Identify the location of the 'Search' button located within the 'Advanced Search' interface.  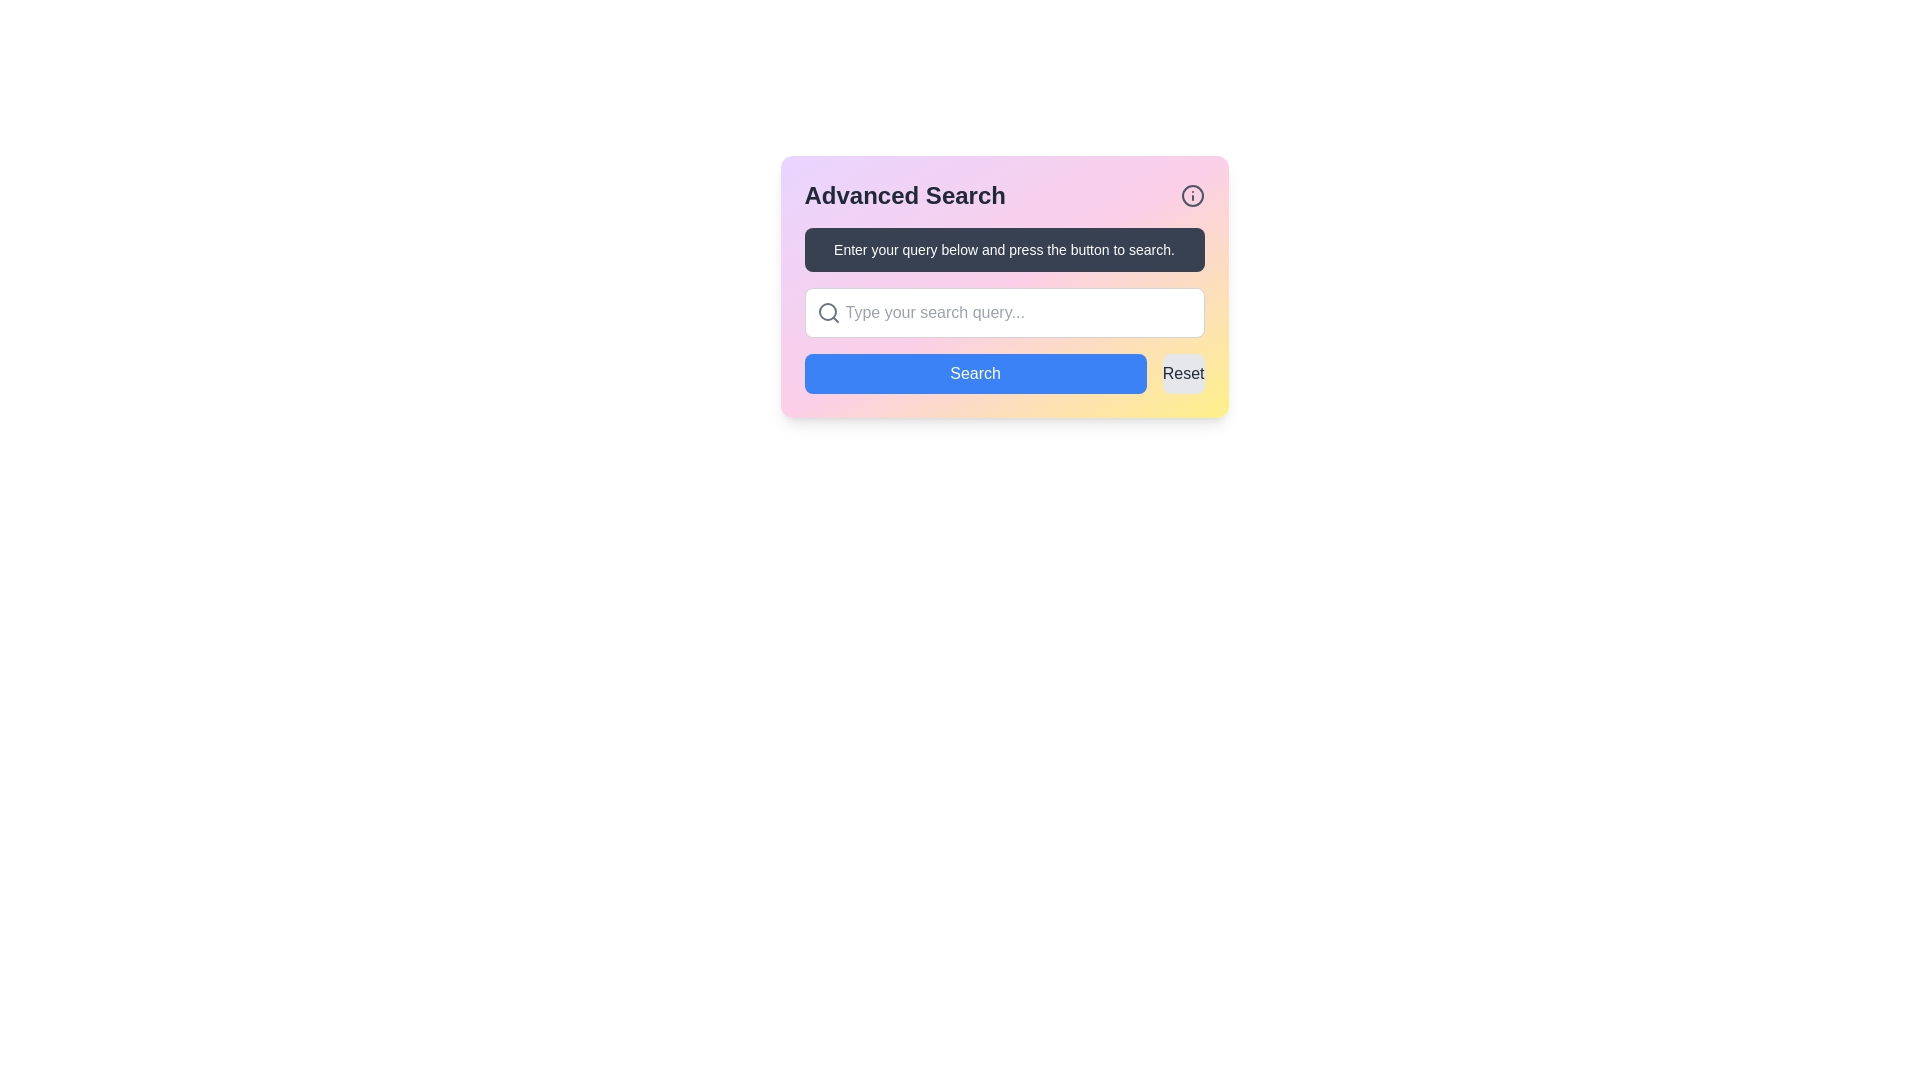
(1004, 374).